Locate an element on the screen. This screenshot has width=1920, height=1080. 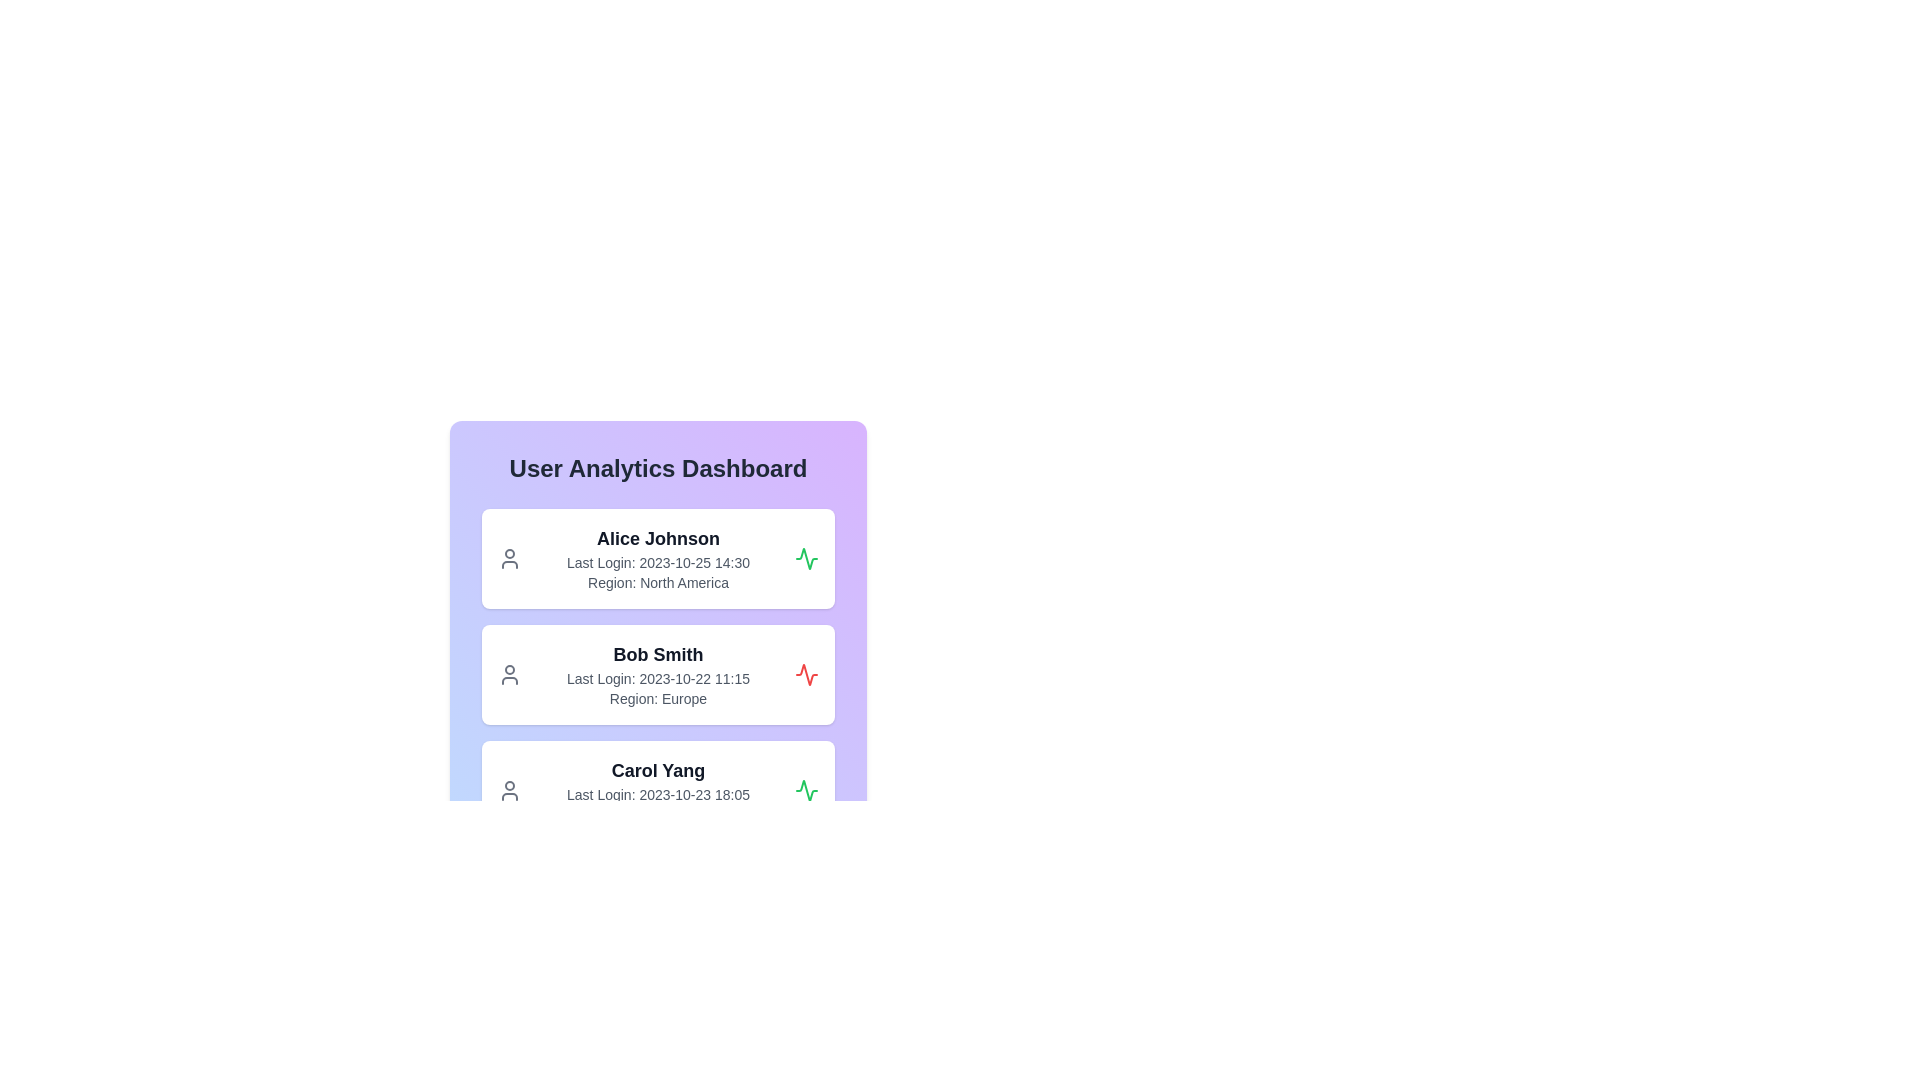
the Information display text block which shows a name, last login date, and a regional label, styled with varying font sizes and weights, located as the third card in a vertical stack of similar cards is located at coordinates (658, 789).